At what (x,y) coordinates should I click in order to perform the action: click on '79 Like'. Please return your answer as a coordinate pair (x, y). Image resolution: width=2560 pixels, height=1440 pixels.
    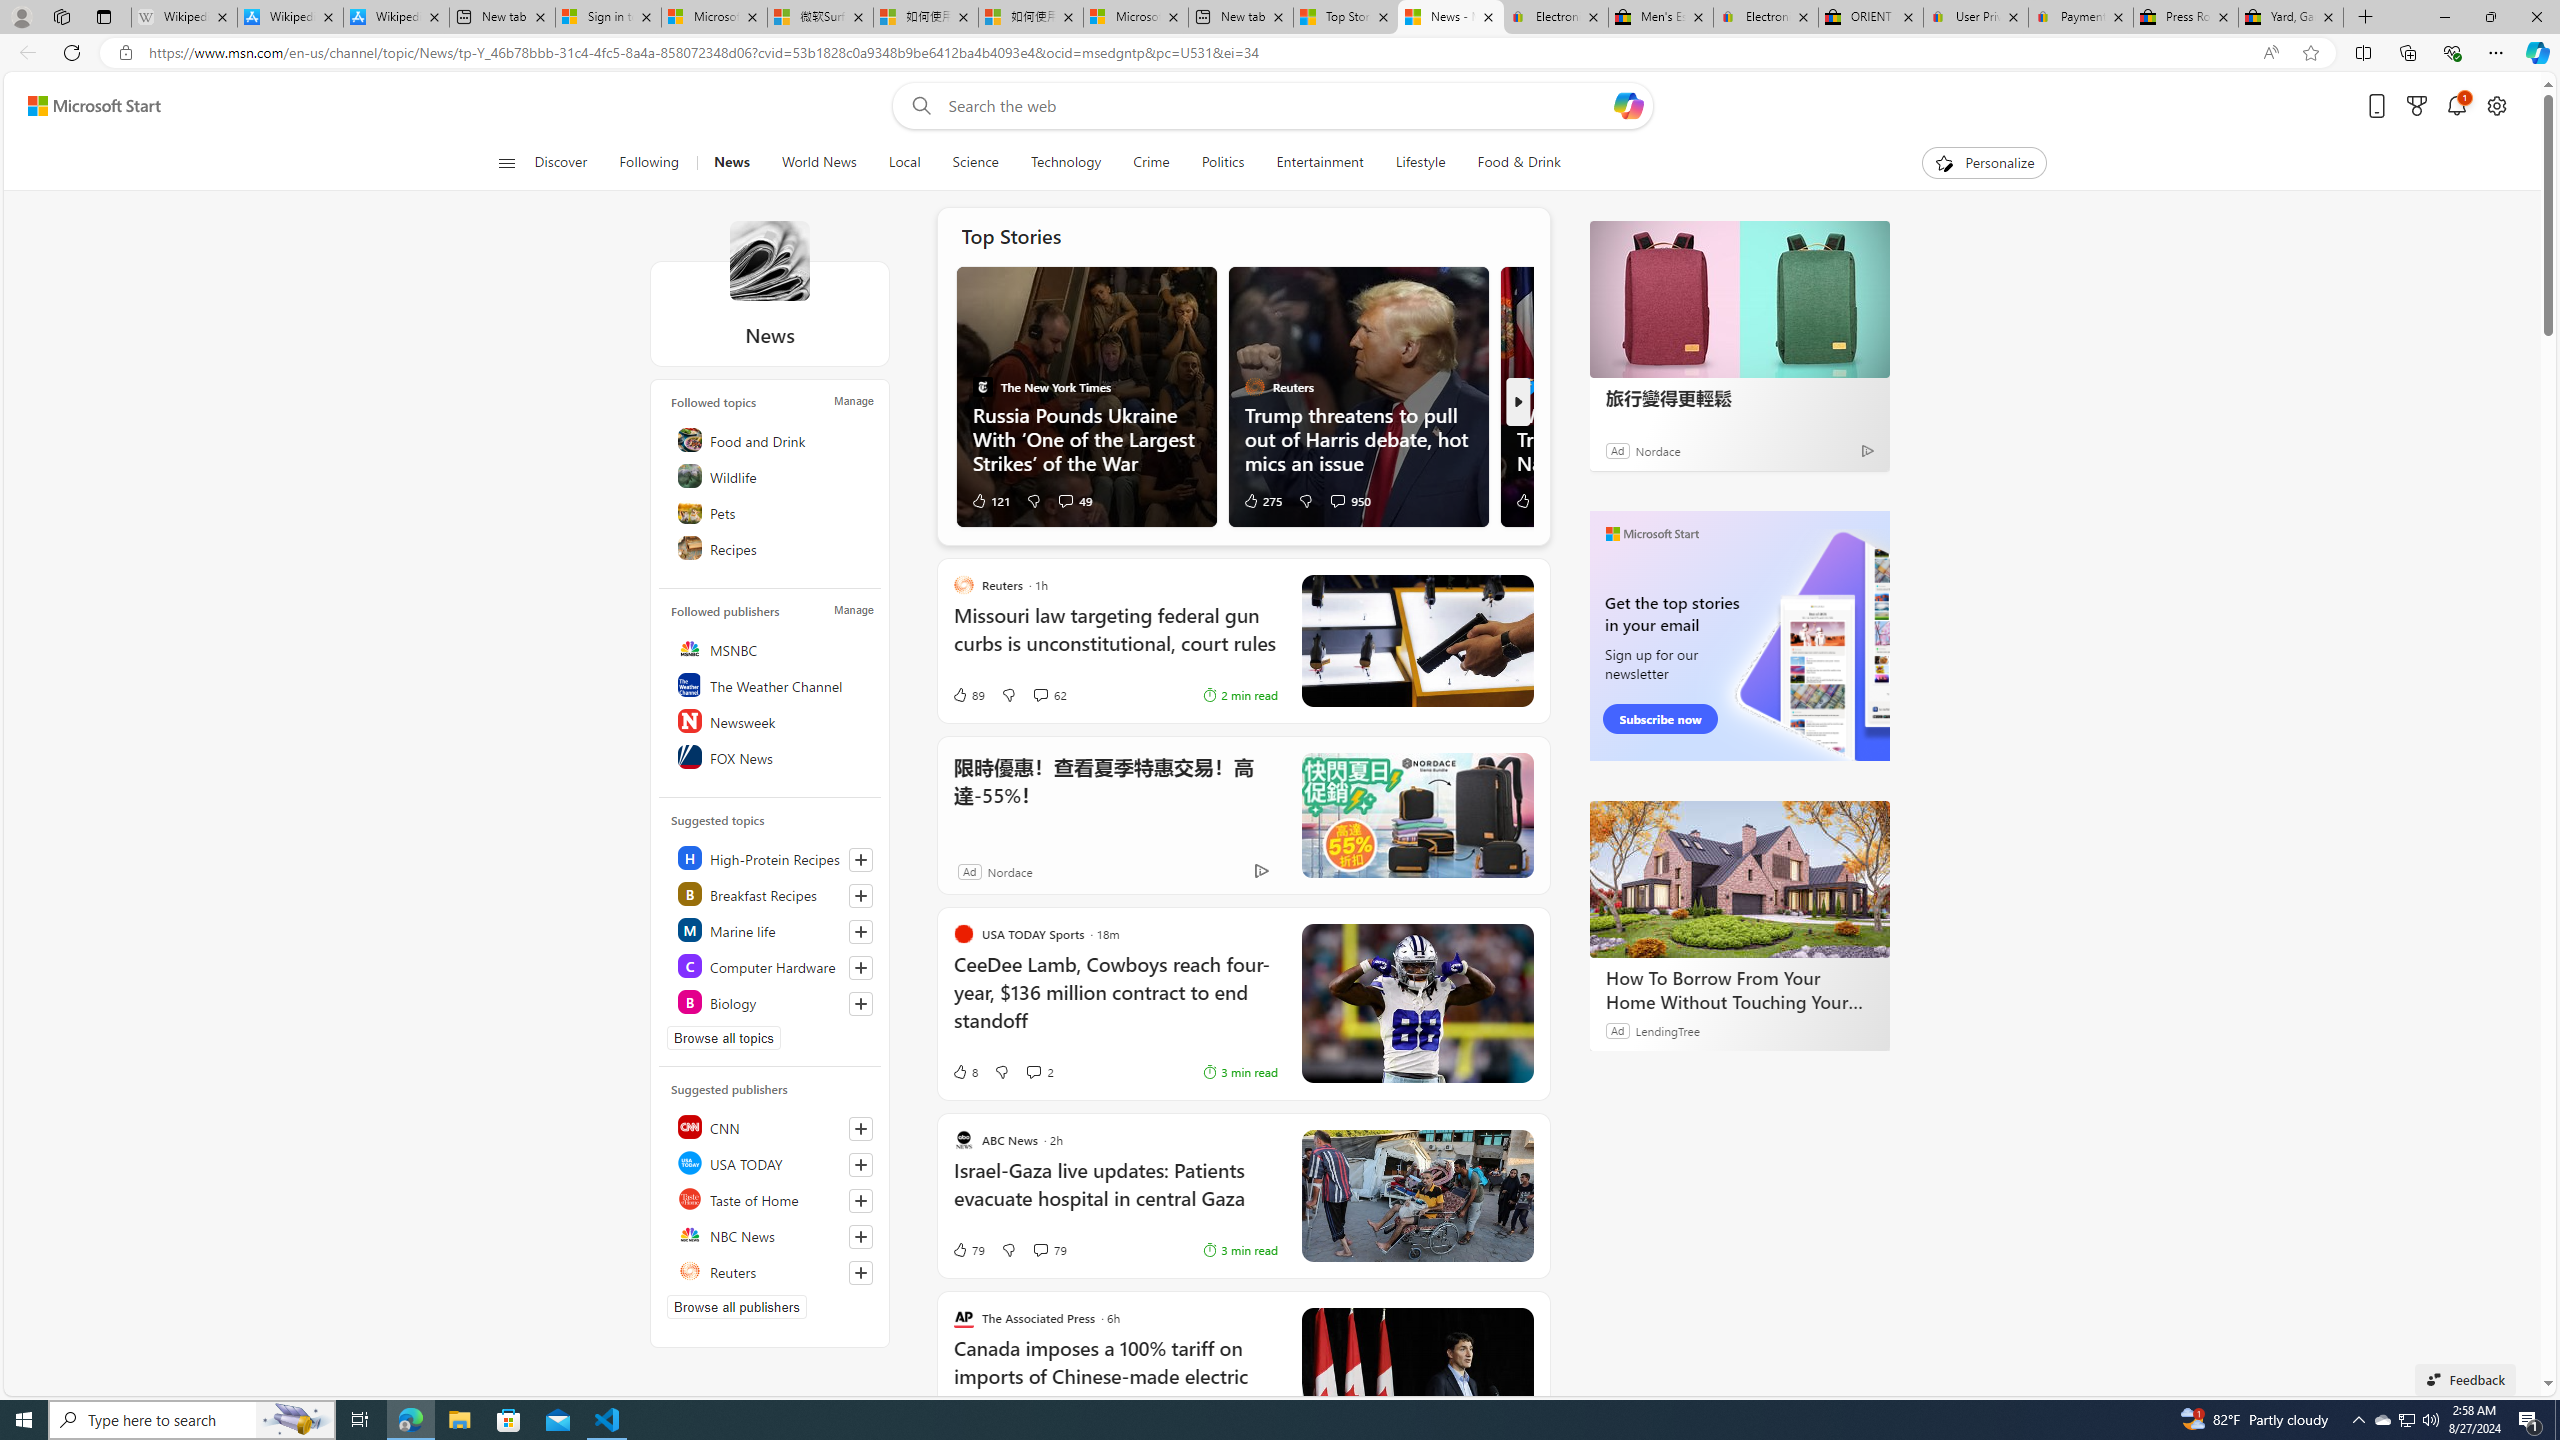
    Looking at the image, I should click on (966, 1248).